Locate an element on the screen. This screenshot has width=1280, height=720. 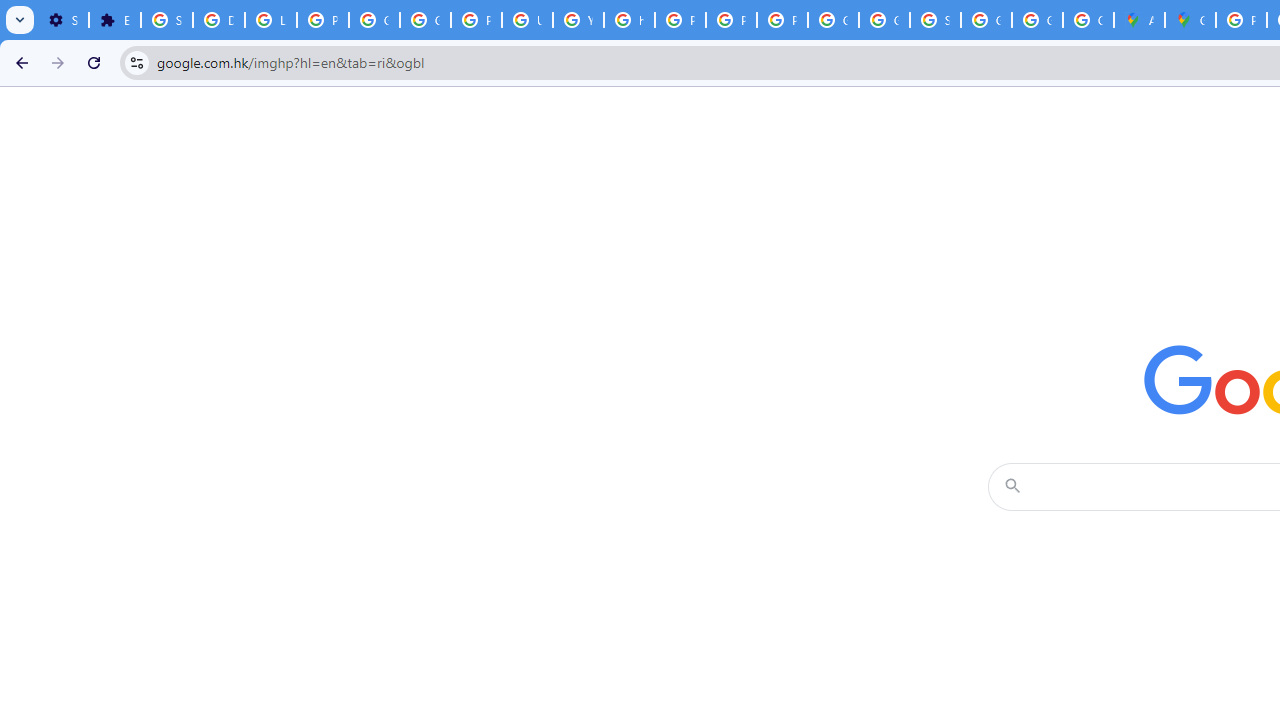
'Learn how to find your photos - Google Photos Help' is located at coordinates (269, 20).